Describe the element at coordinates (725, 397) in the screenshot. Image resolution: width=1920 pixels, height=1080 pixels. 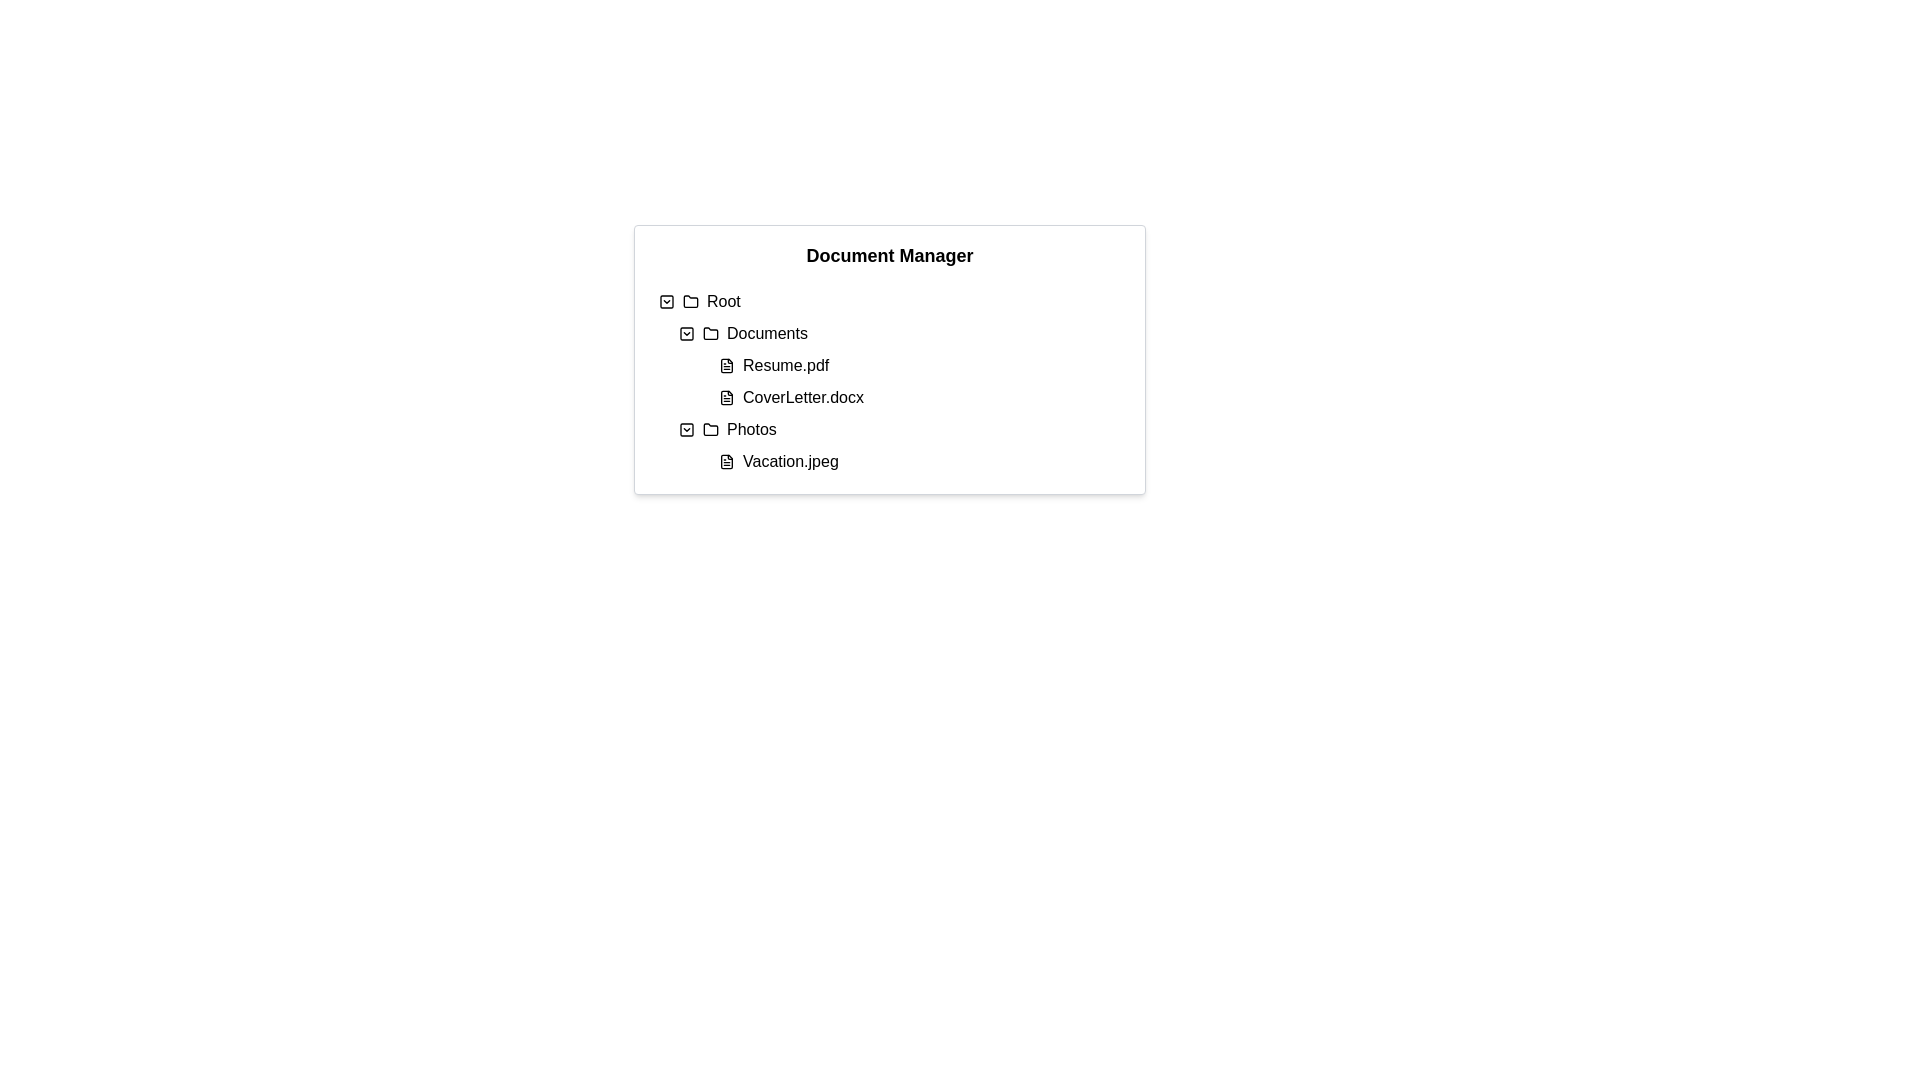
I see `the minimalist file icon representing 'CoverLetter.docx', which is positioned to the left of the text content` at that location.